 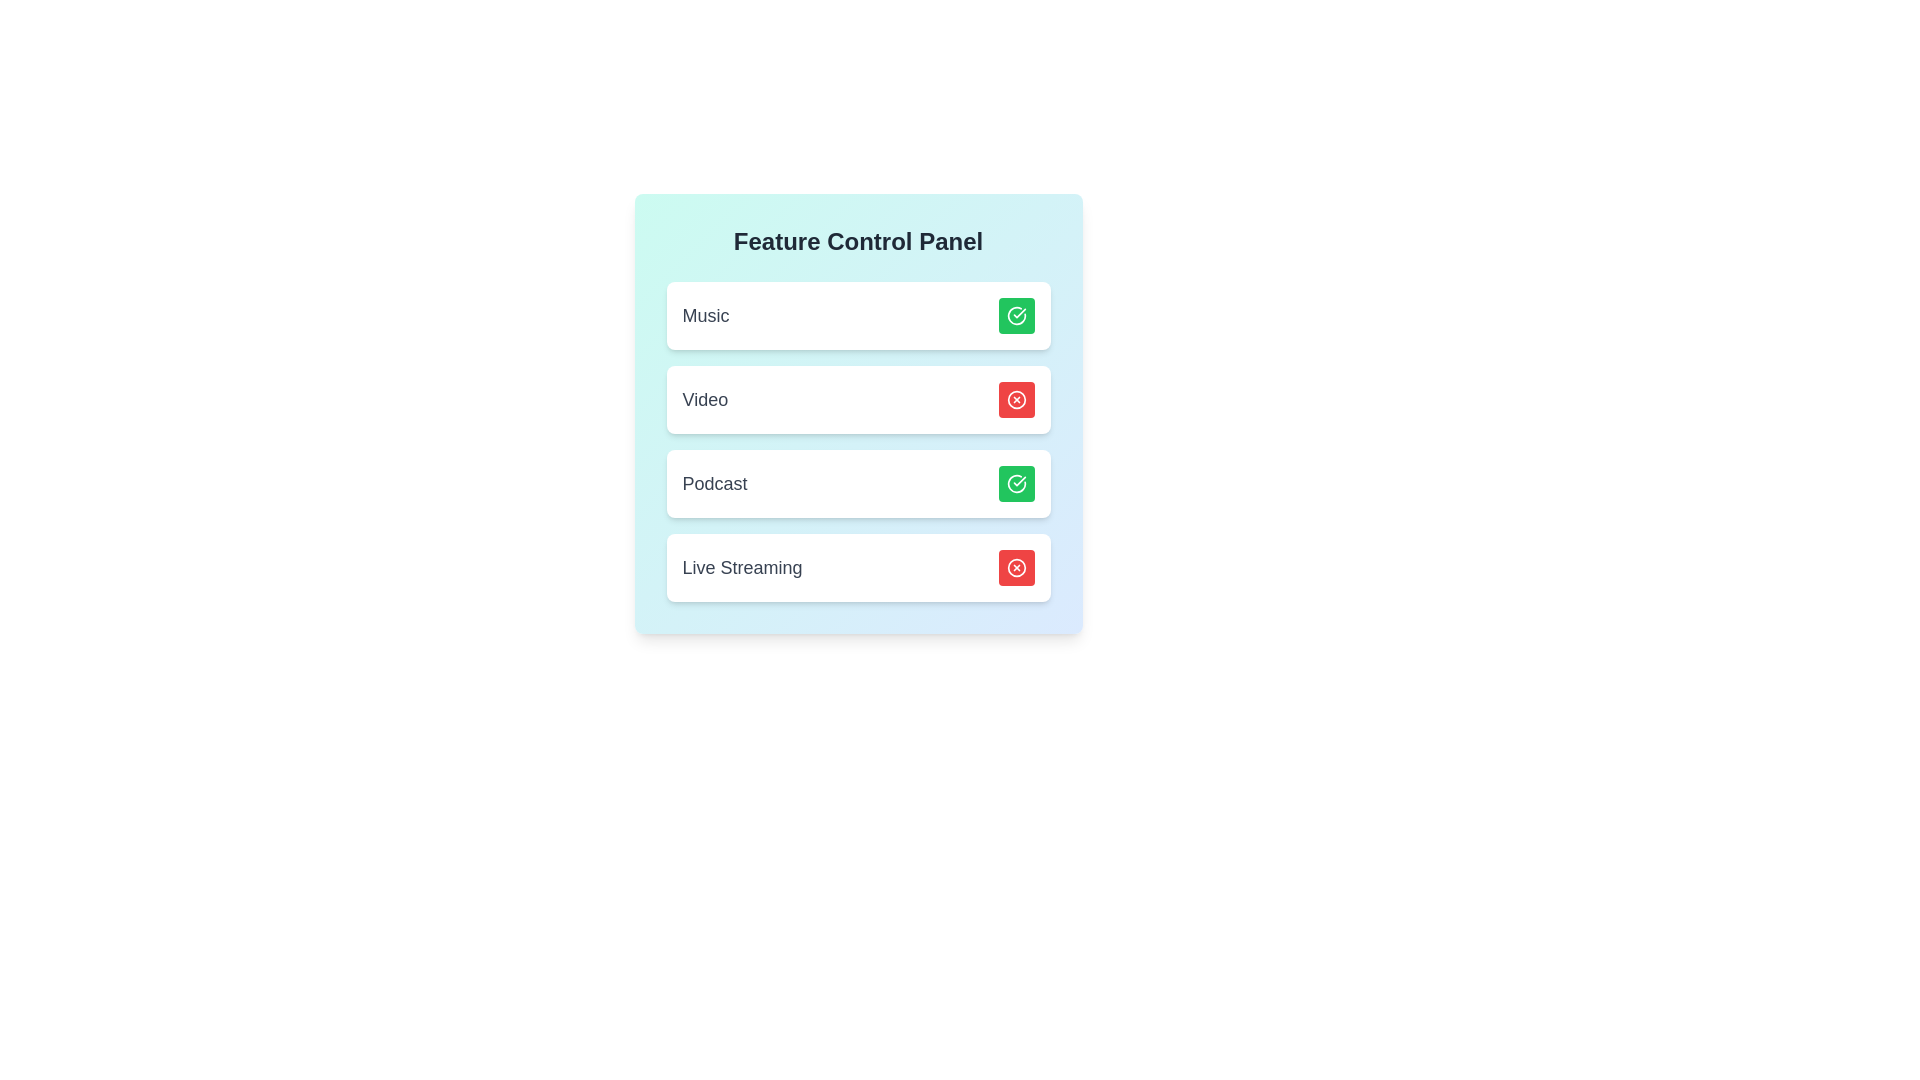 What do you see at coordinates (858, 483) in the screenshot?
I see `the card background of the feature Podcast` at bounding box center [858, 483].